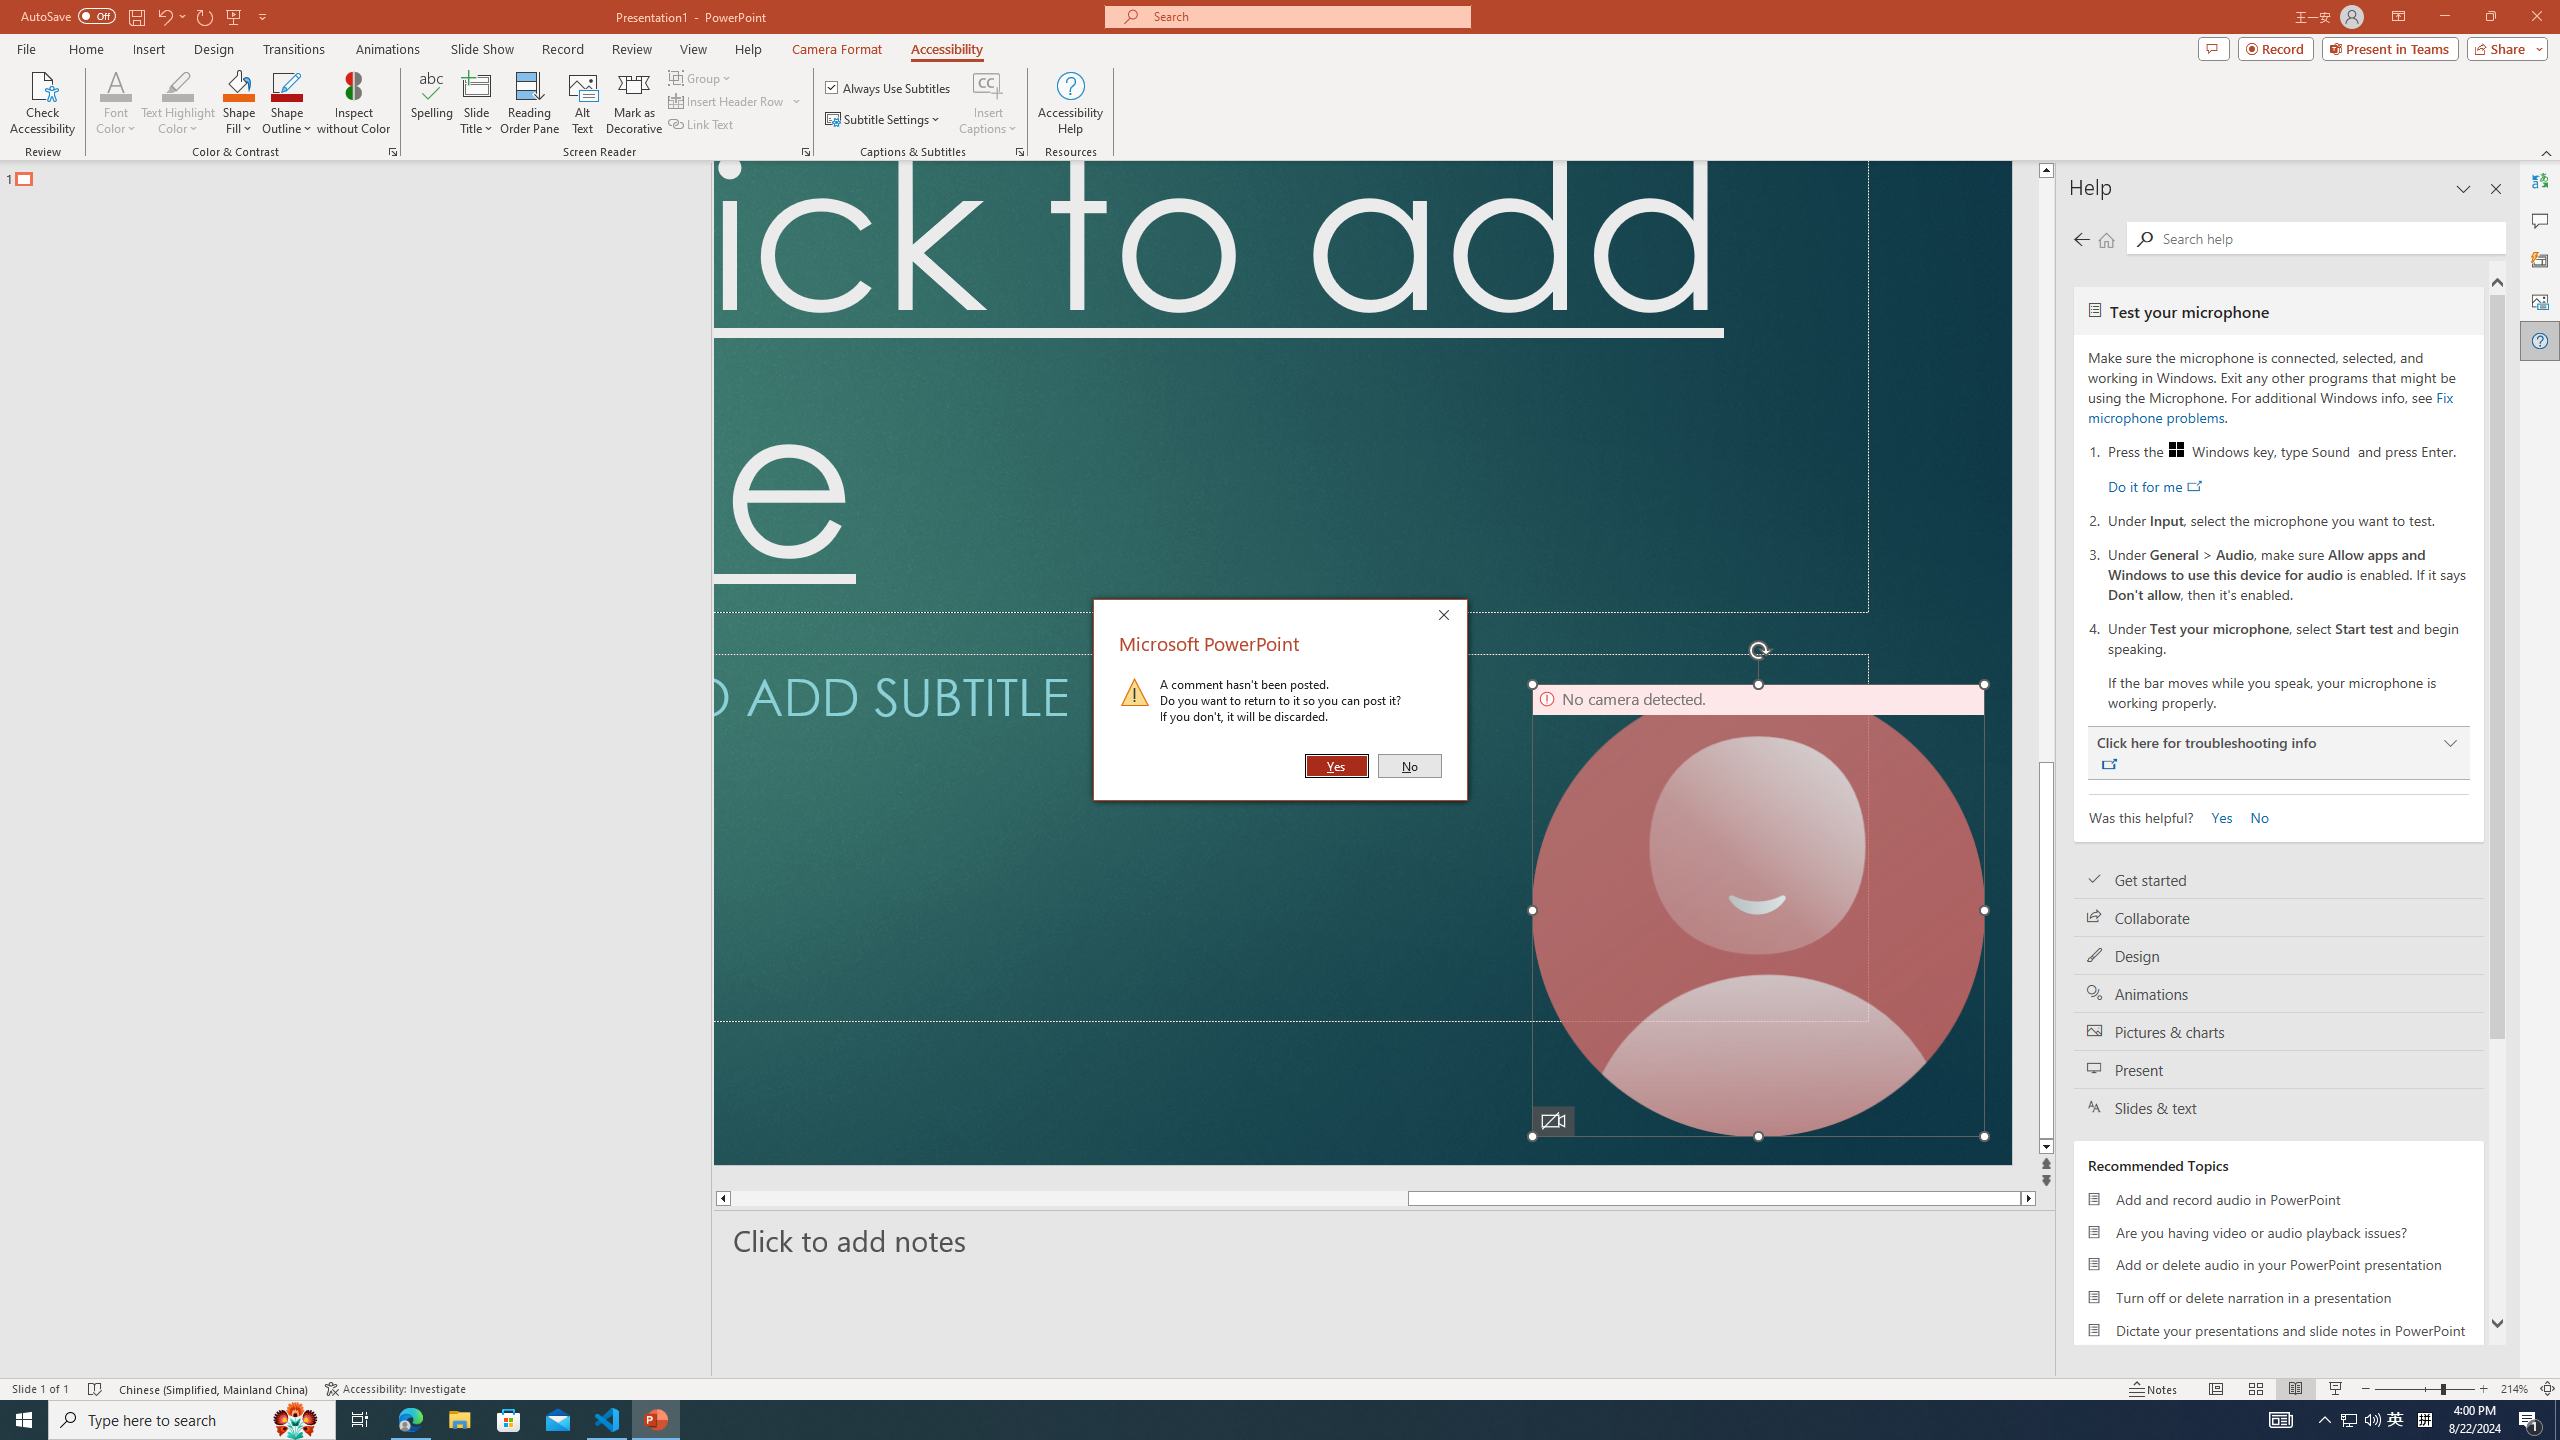 This screenshot has width=2560, height=1440. I want to click on 'Add or delete audio in your PowerPoint presentation', so click(2278, 1264).